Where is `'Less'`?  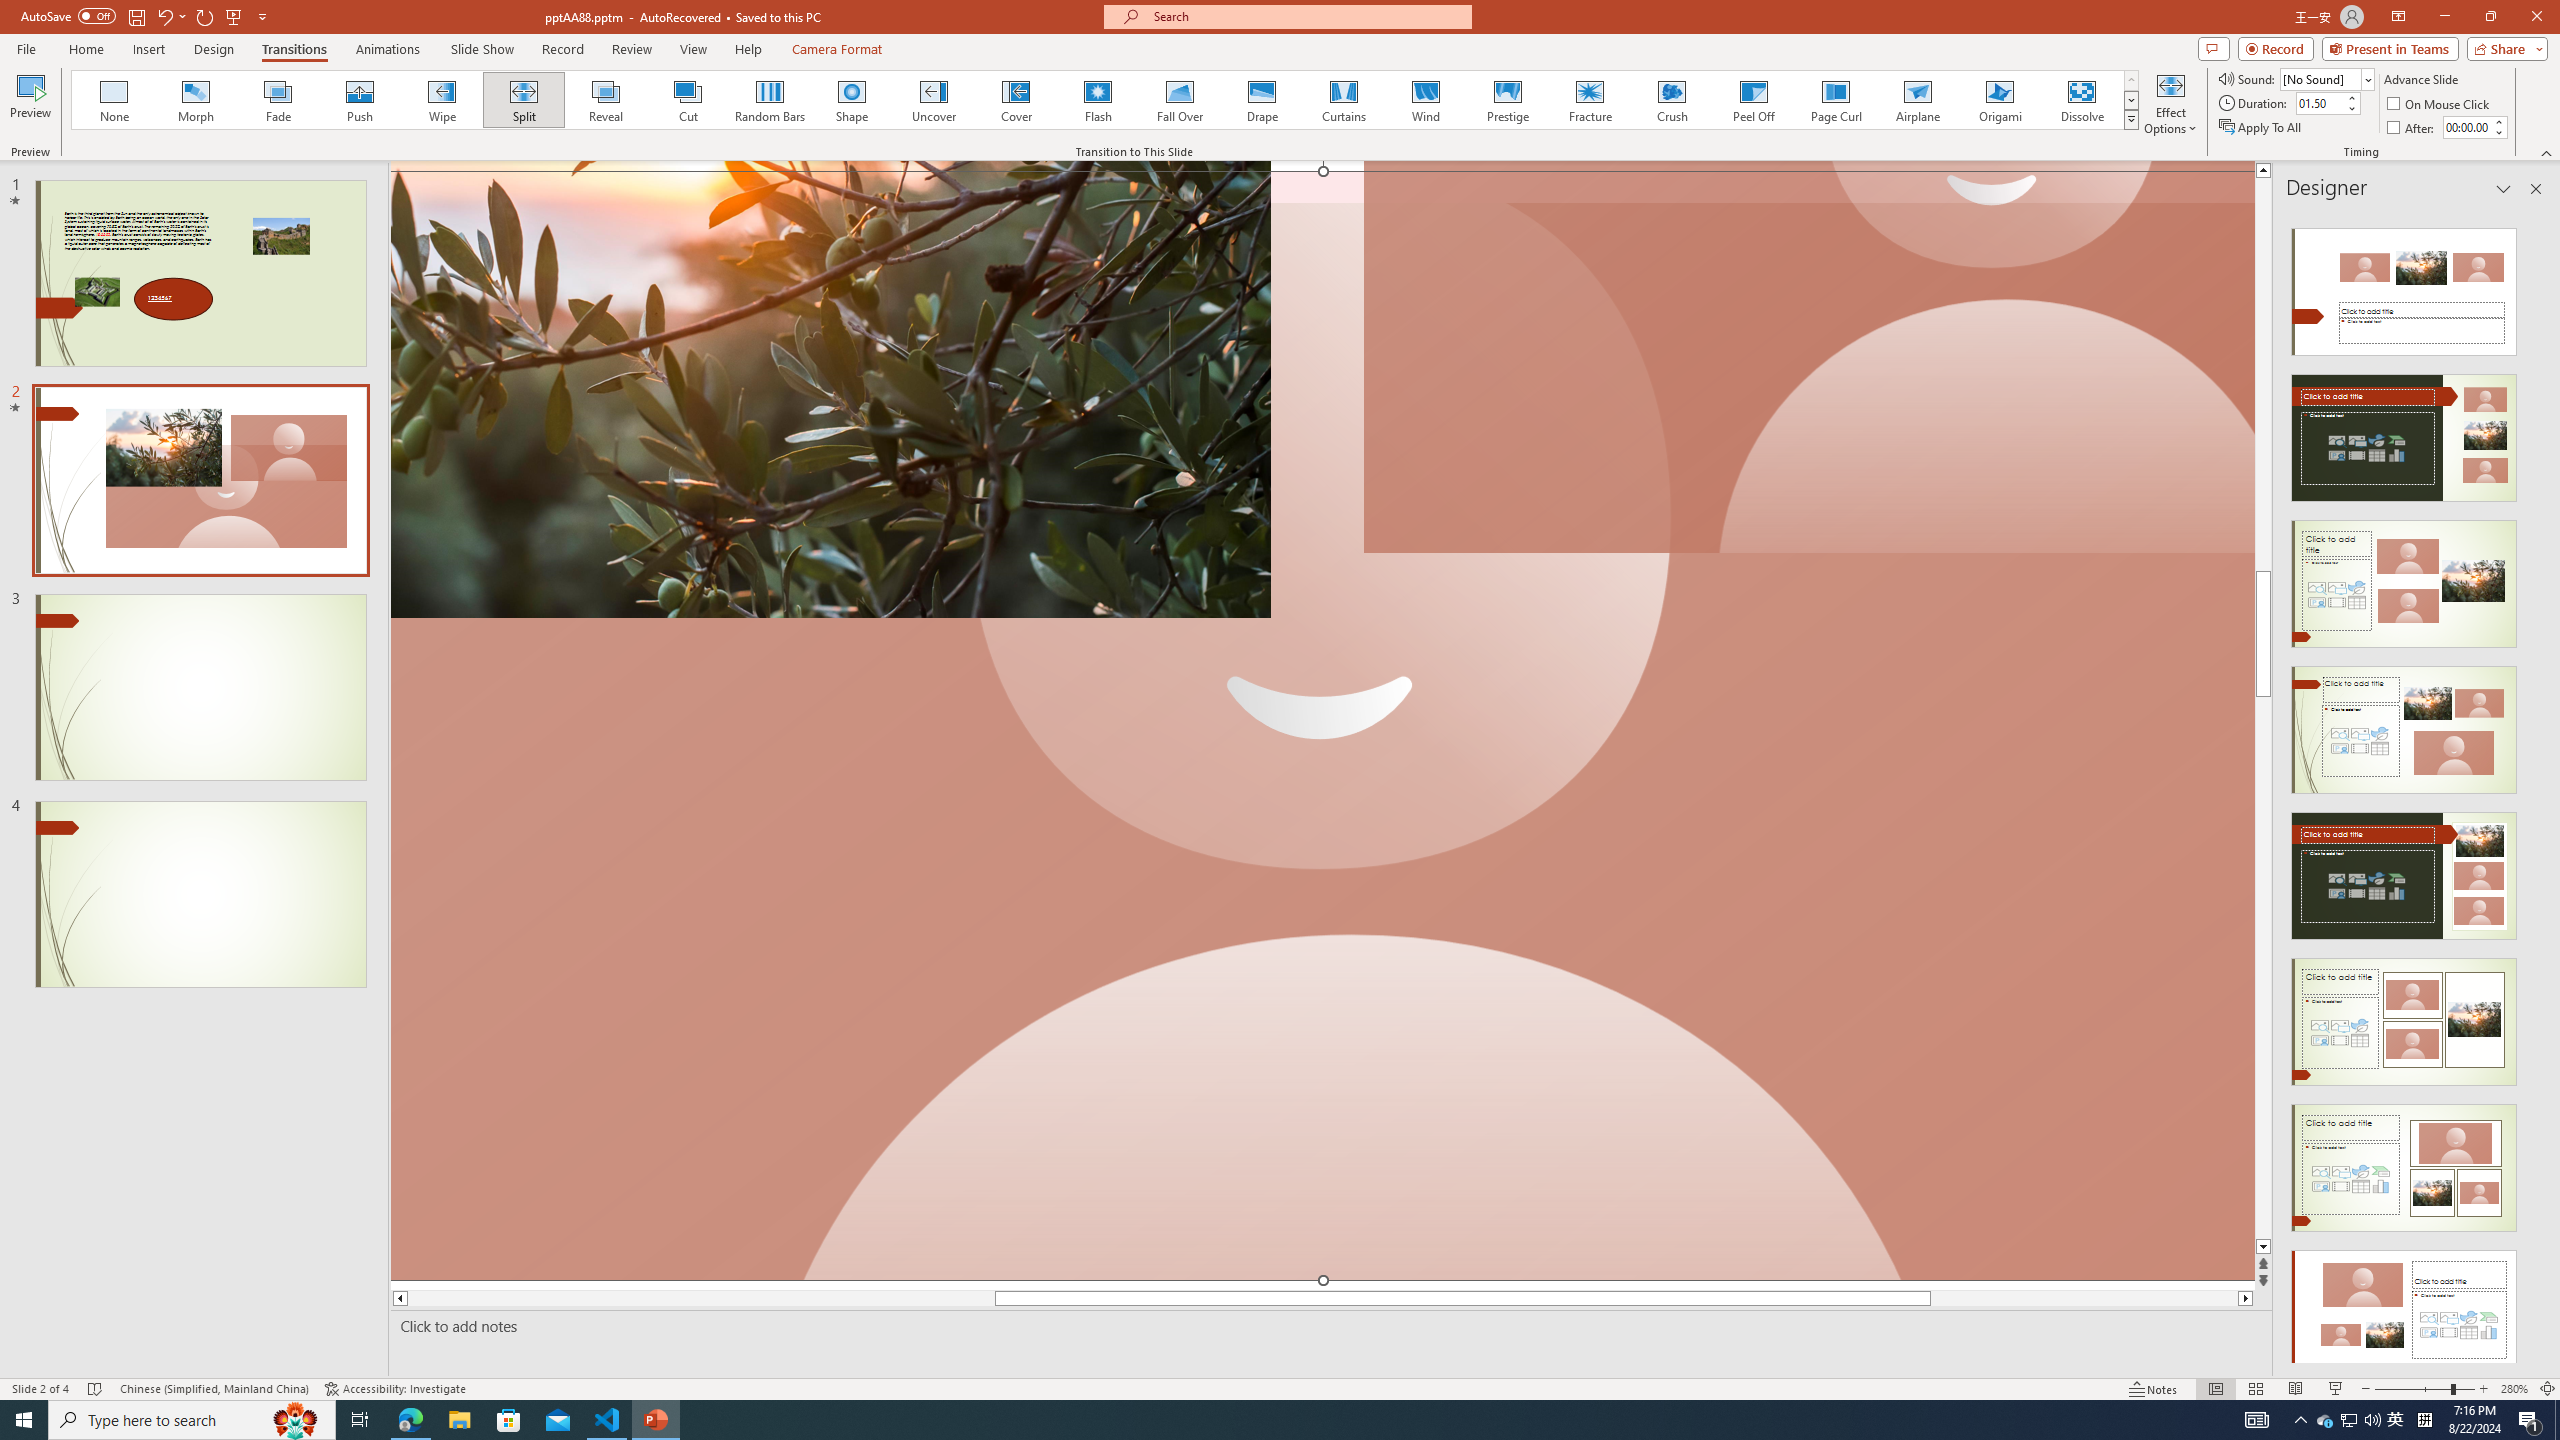 'Less' is located at coordinates (2498, 131).